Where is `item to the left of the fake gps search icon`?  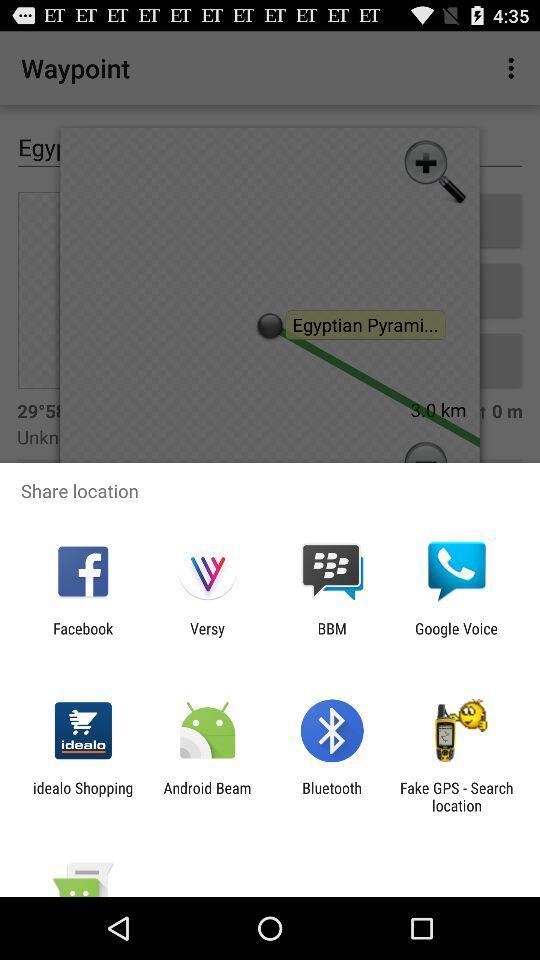
item to the left of the fake gps search icon is located at coordinates (332, 796).